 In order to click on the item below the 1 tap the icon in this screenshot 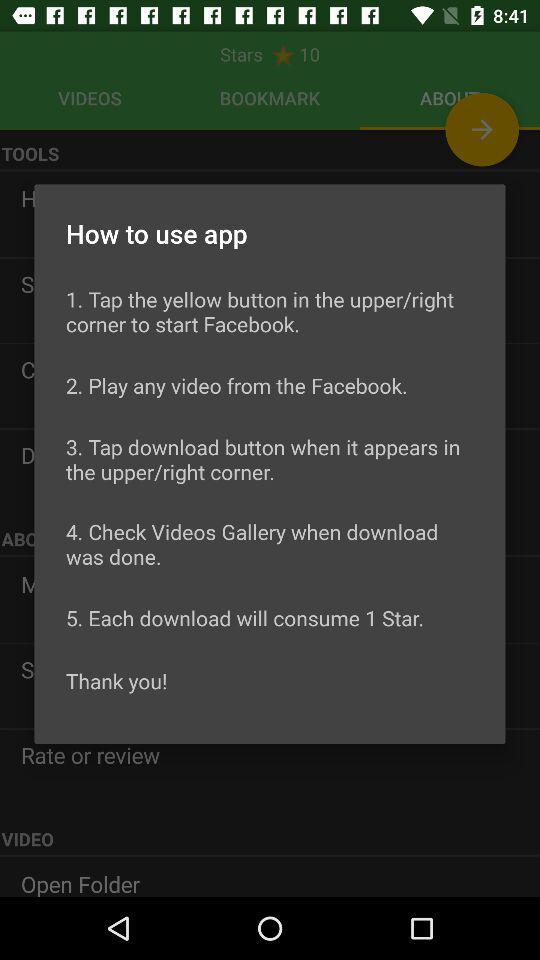, I will do `click(235, 384)`.